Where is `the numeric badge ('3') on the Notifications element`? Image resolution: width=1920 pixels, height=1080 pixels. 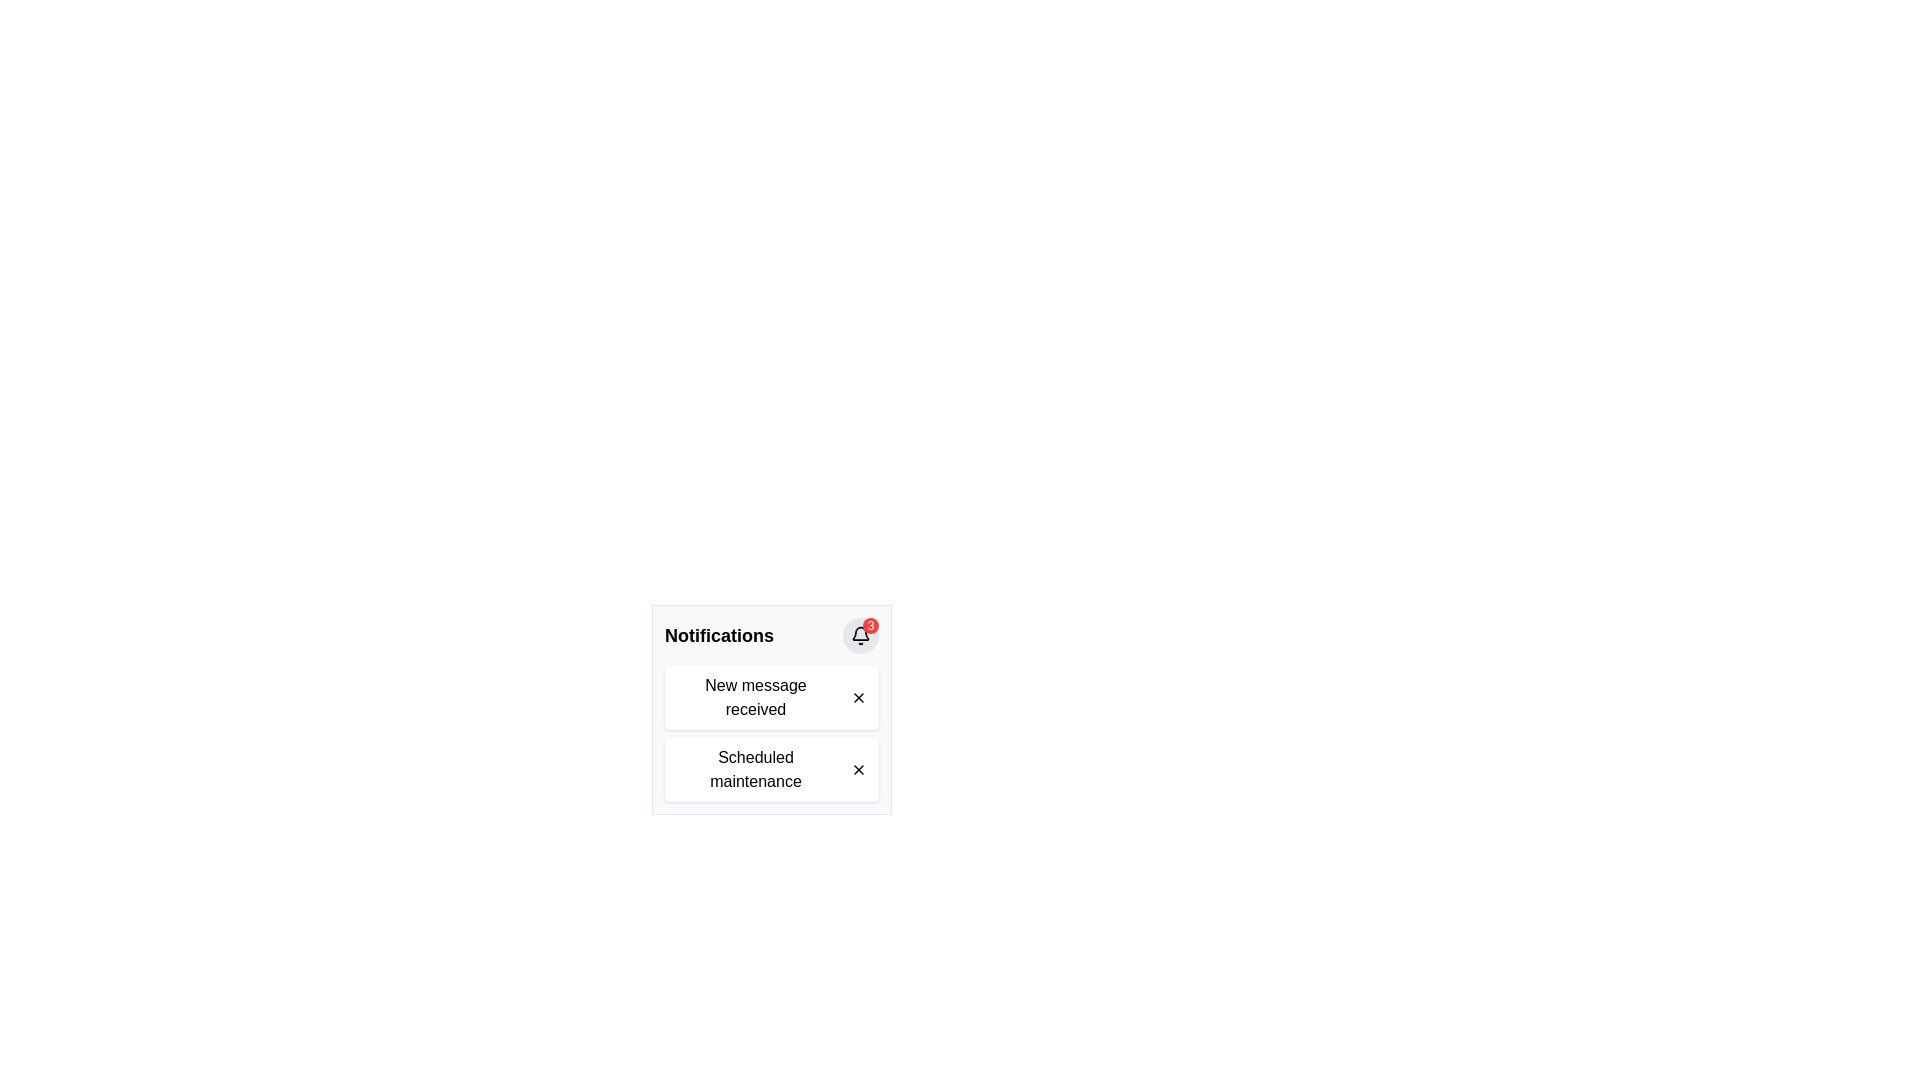
the numeric badge ('3') on the Notifications element is located at coordinates (771, 636).